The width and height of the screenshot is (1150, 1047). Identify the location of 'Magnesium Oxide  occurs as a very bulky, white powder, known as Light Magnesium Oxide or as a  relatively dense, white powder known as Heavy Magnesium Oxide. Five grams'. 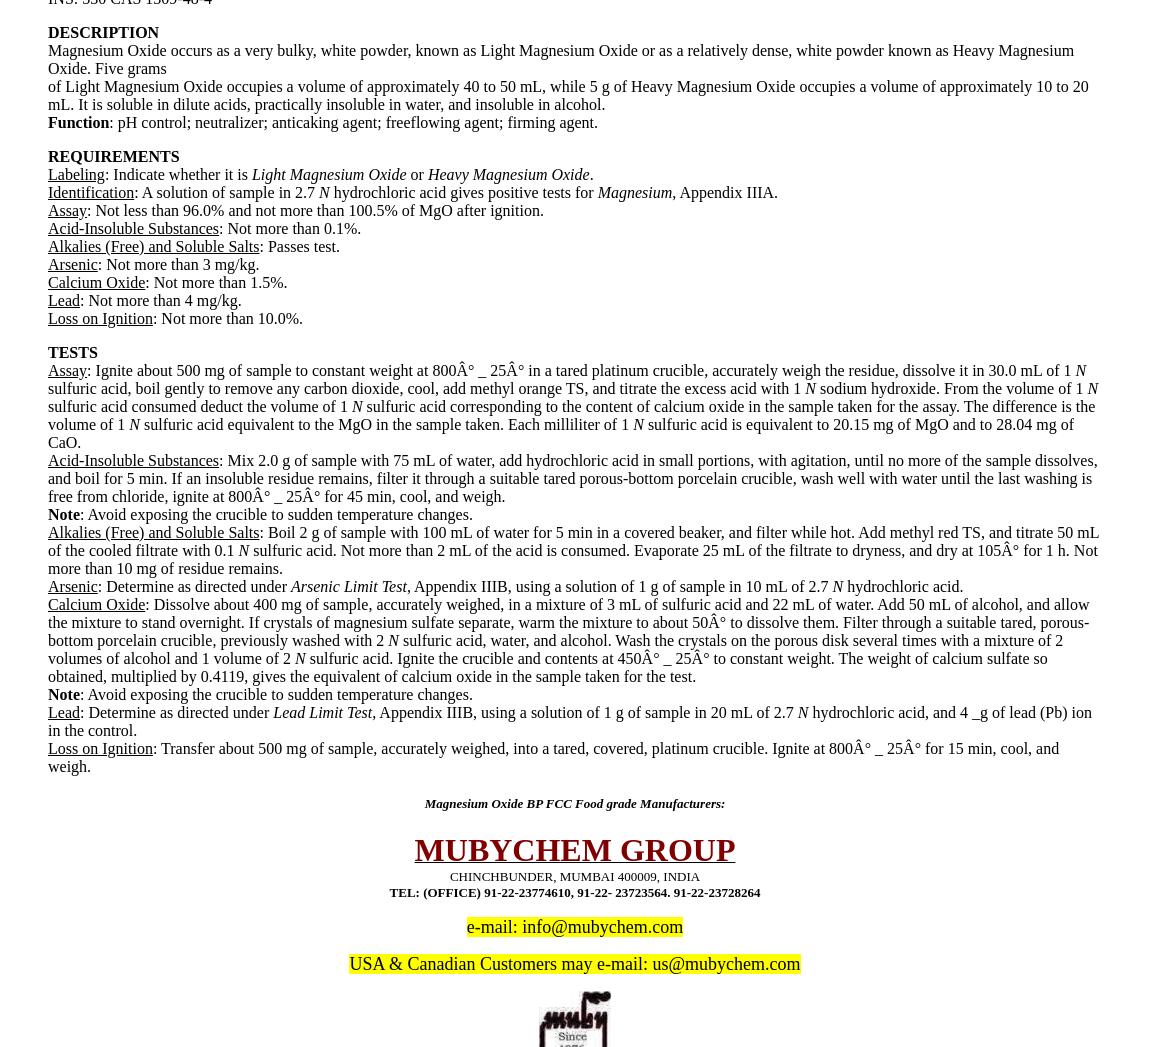
(560, 58).